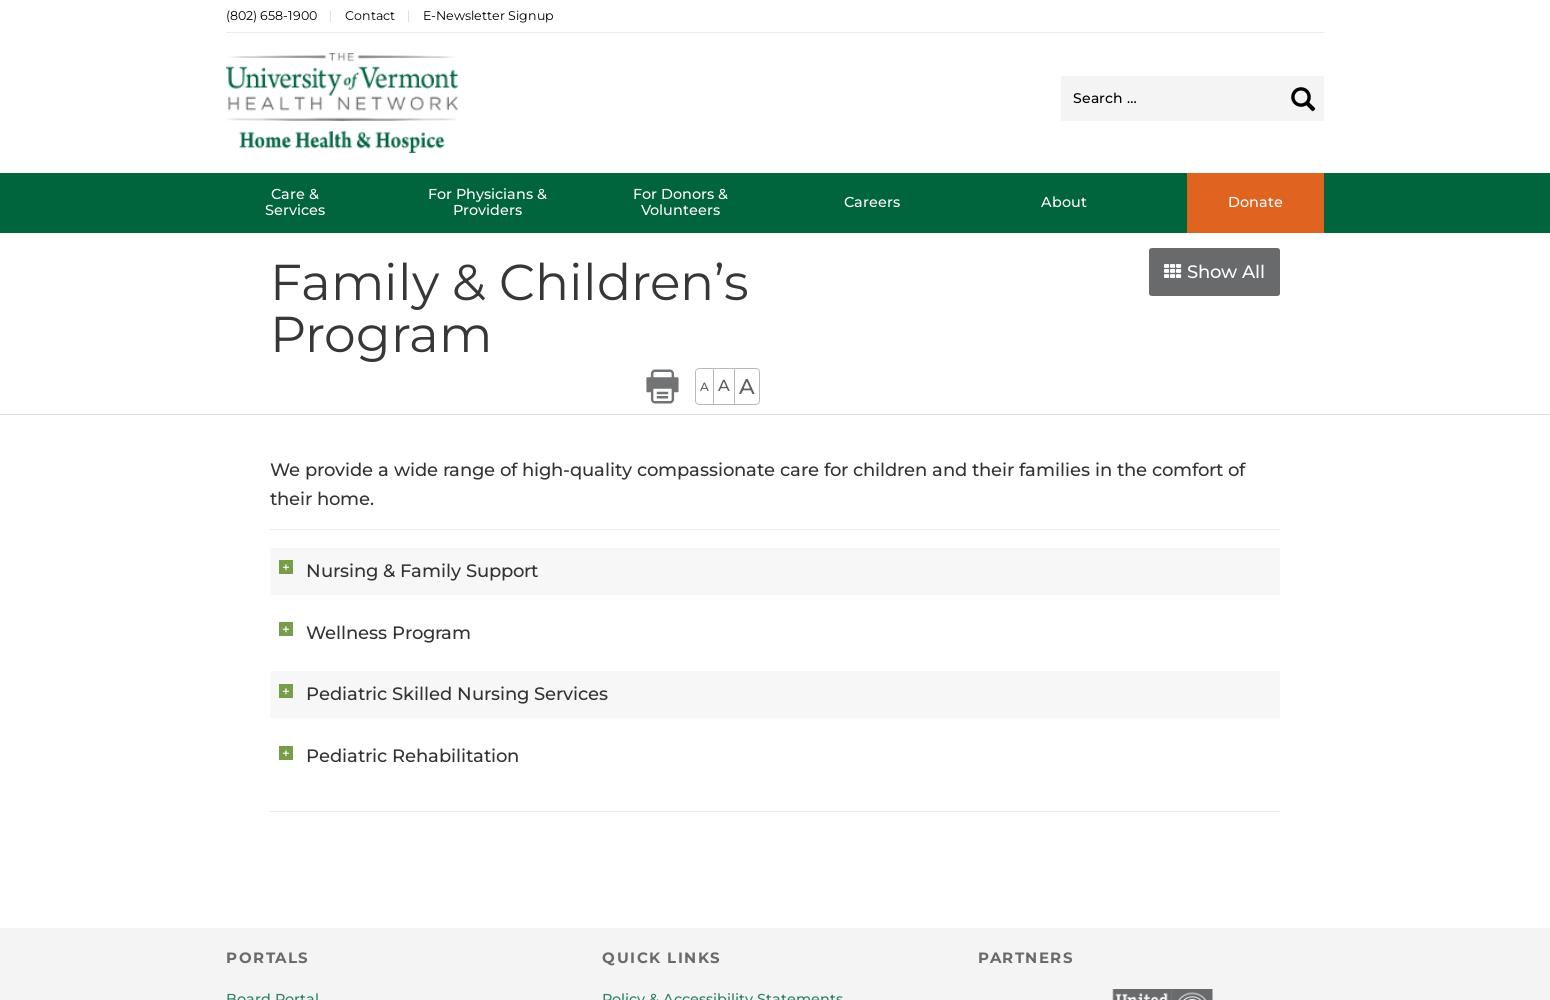  What do you see at coordinates (412, 756) in the screenshot?
I see `'Pediatric Rehabilitation'` at bounding box center [412, 756].